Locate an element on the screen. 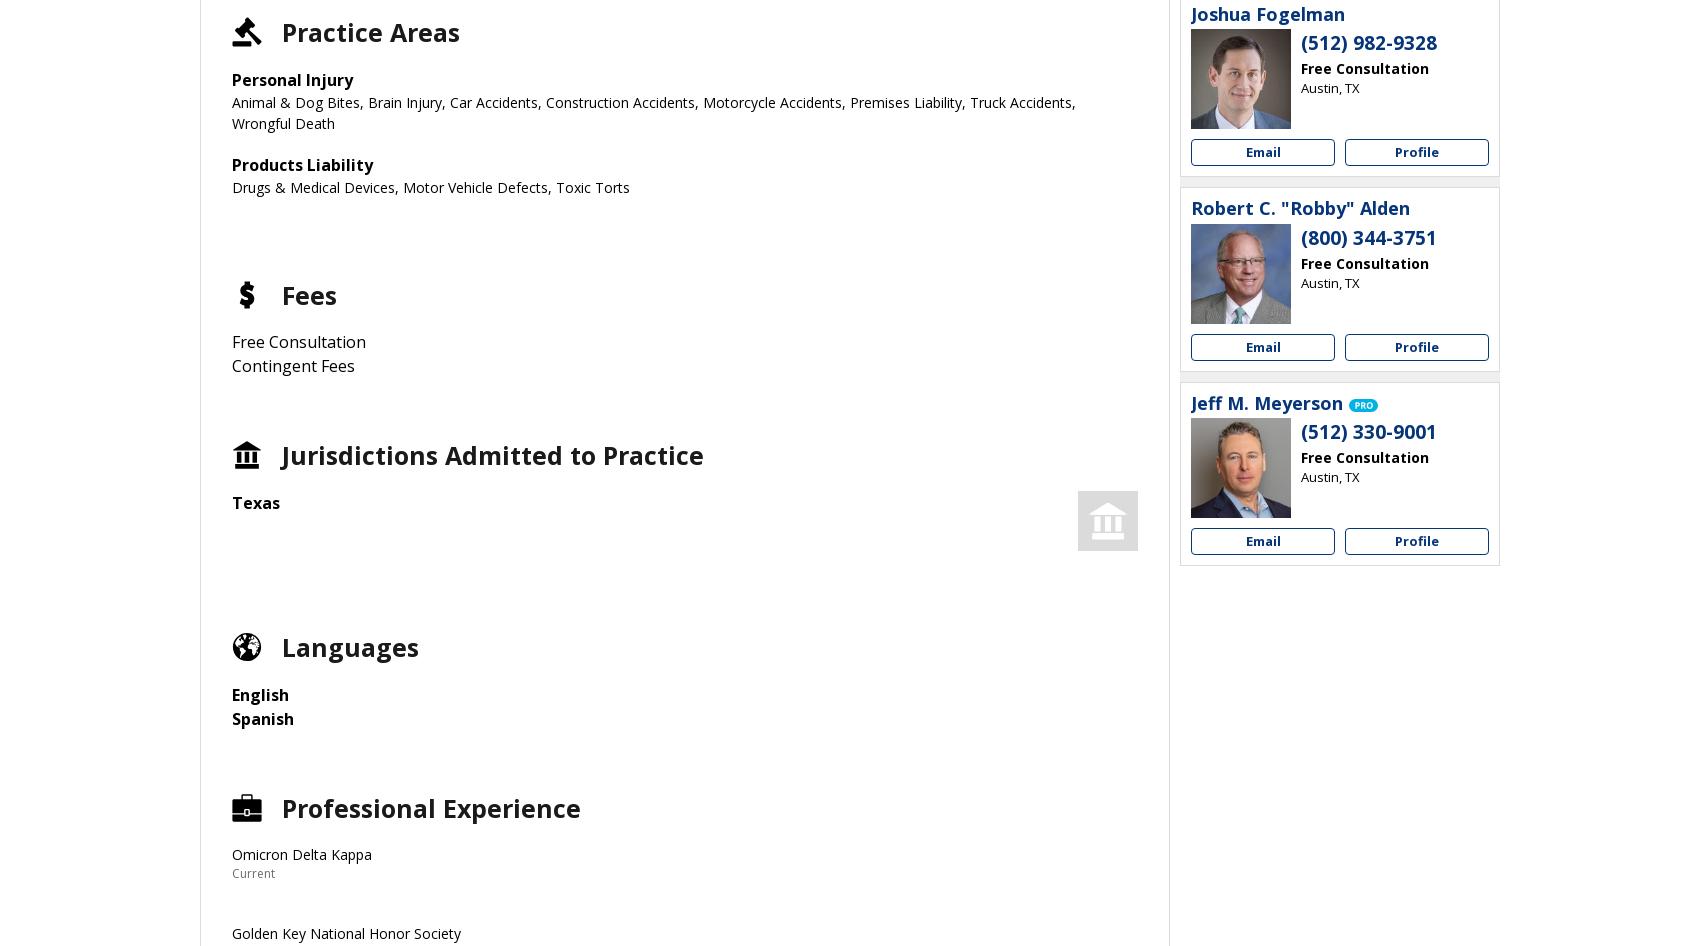 This screenshot has height=946, width=1700. '(800) 344-3751' is located at coordinates (1301, 236).